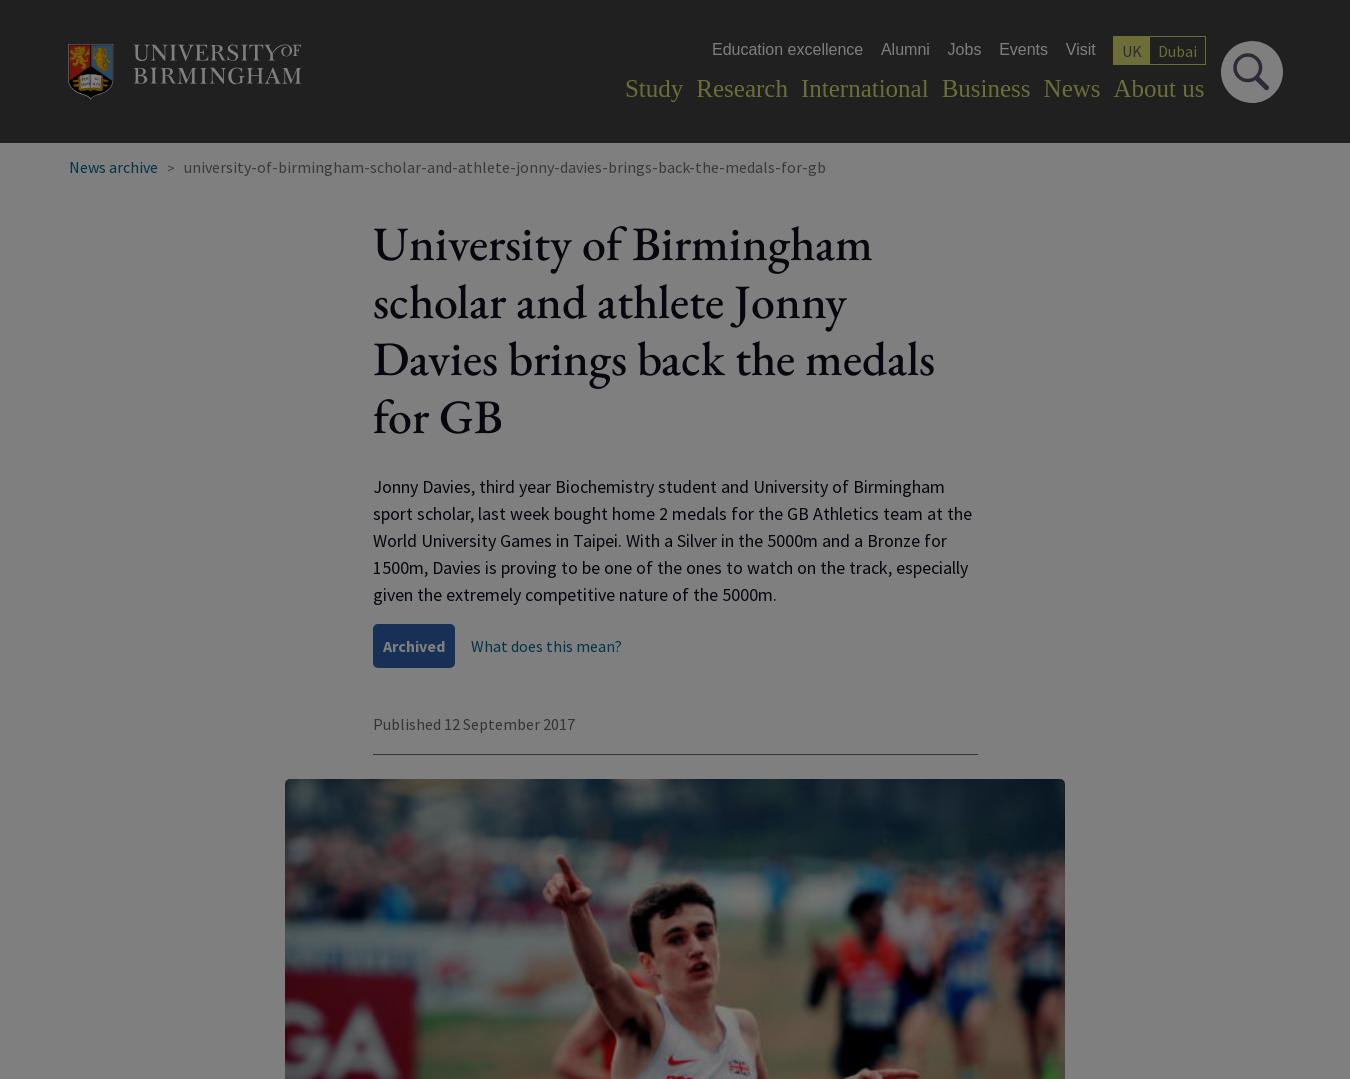 The image size is (1350, 1079). Describe the element at coordinates (786, 48) in the screenshot. I see `'Education excellence'` at that location.